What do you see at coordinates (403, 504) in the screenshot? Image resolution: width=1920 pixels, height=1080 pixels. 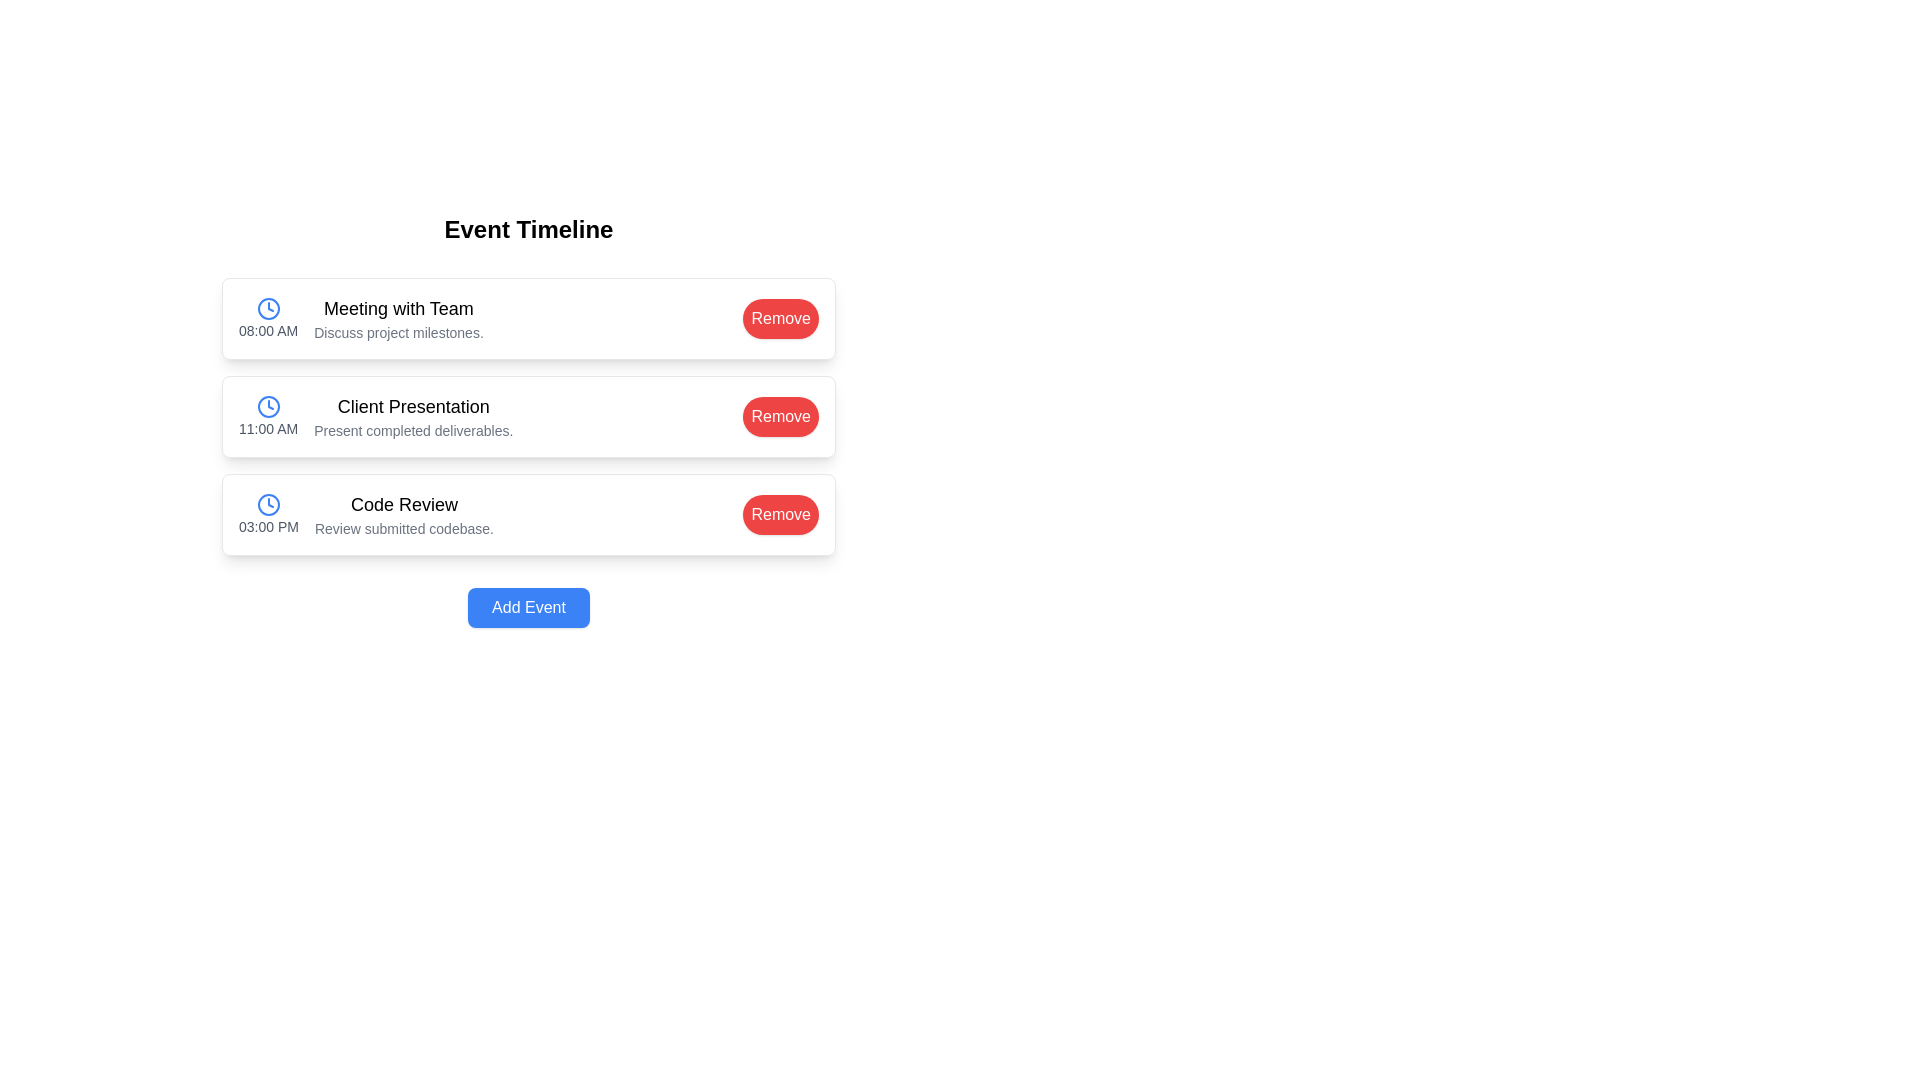 I see `the 'Code Review' text label, which is styled in bold and larger font, located in the third event entry of a vertical timeline between '03:00 PM' and a 'Remove' button` at bounding box center [403, 504].